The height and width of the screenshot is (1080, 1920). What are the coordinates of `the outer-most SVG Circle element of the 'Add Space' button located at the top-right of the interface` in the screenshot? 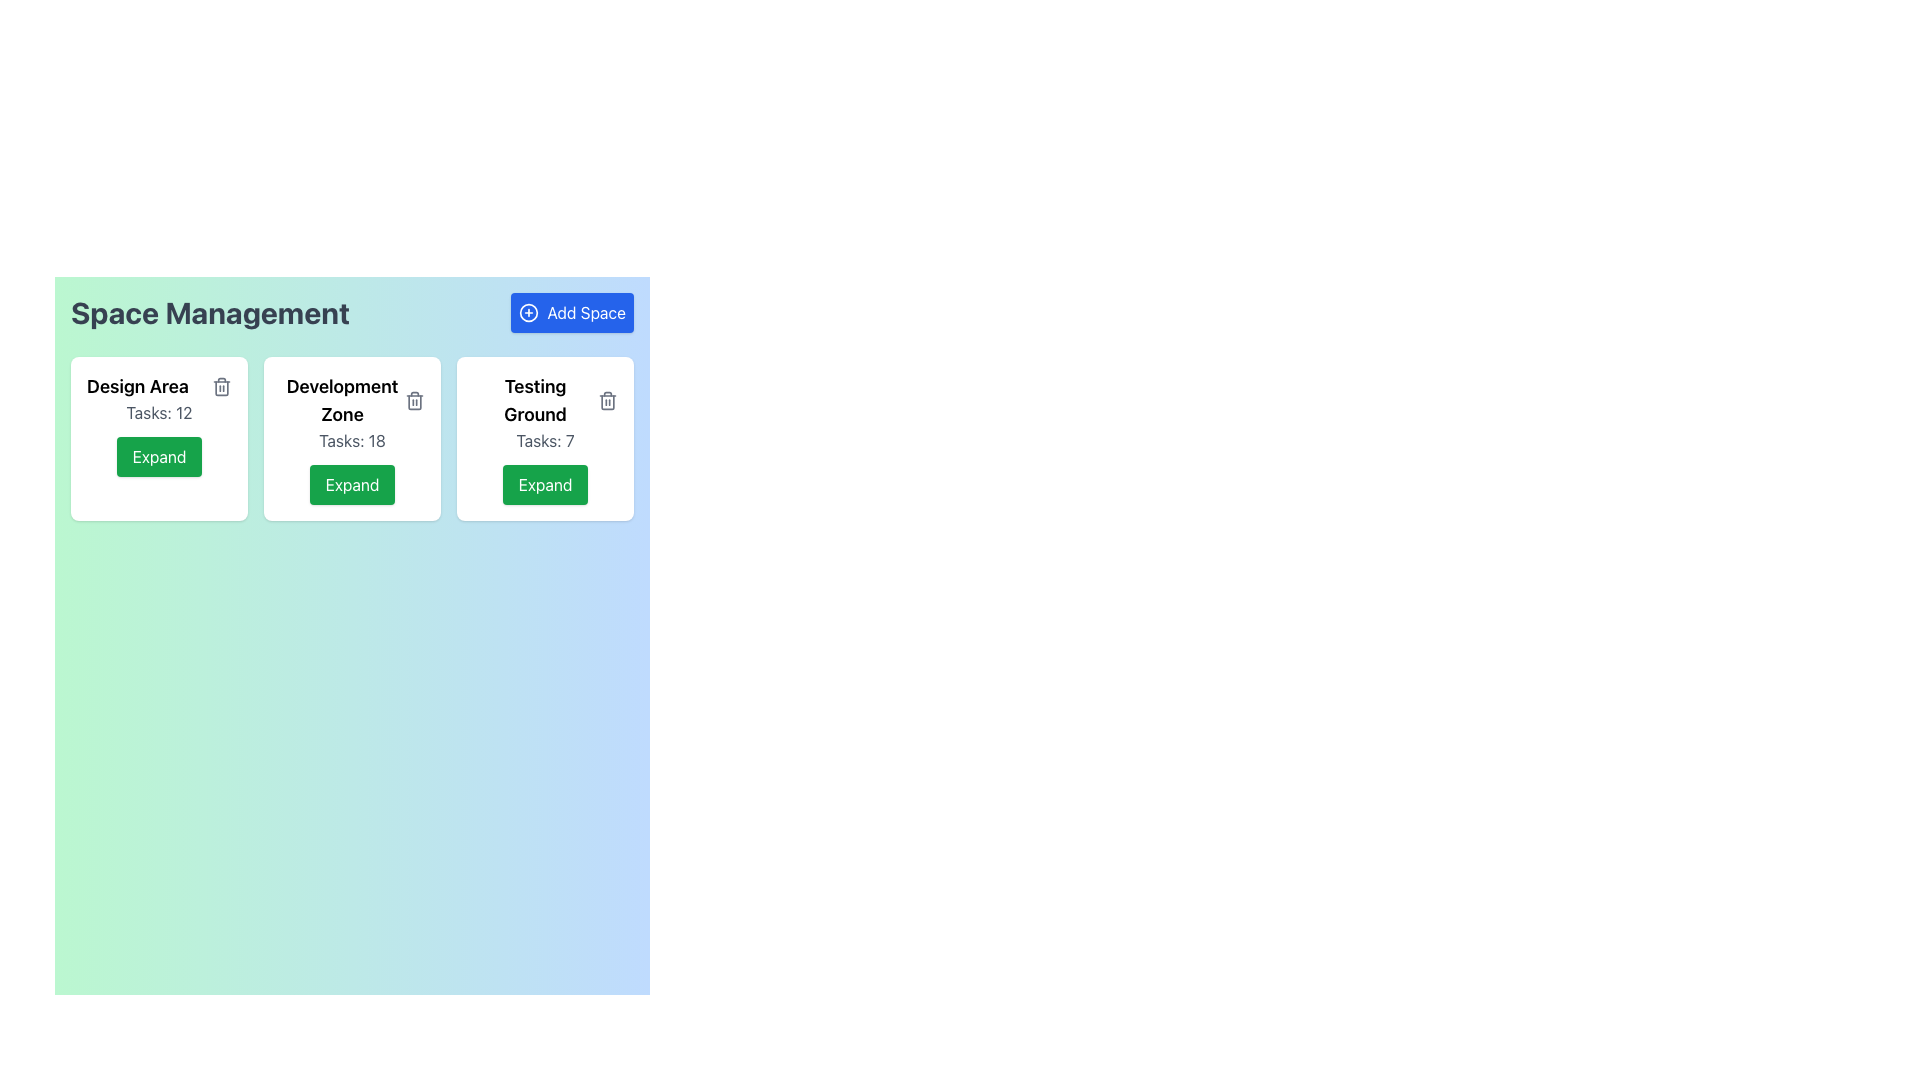 It's located at (529, 312).